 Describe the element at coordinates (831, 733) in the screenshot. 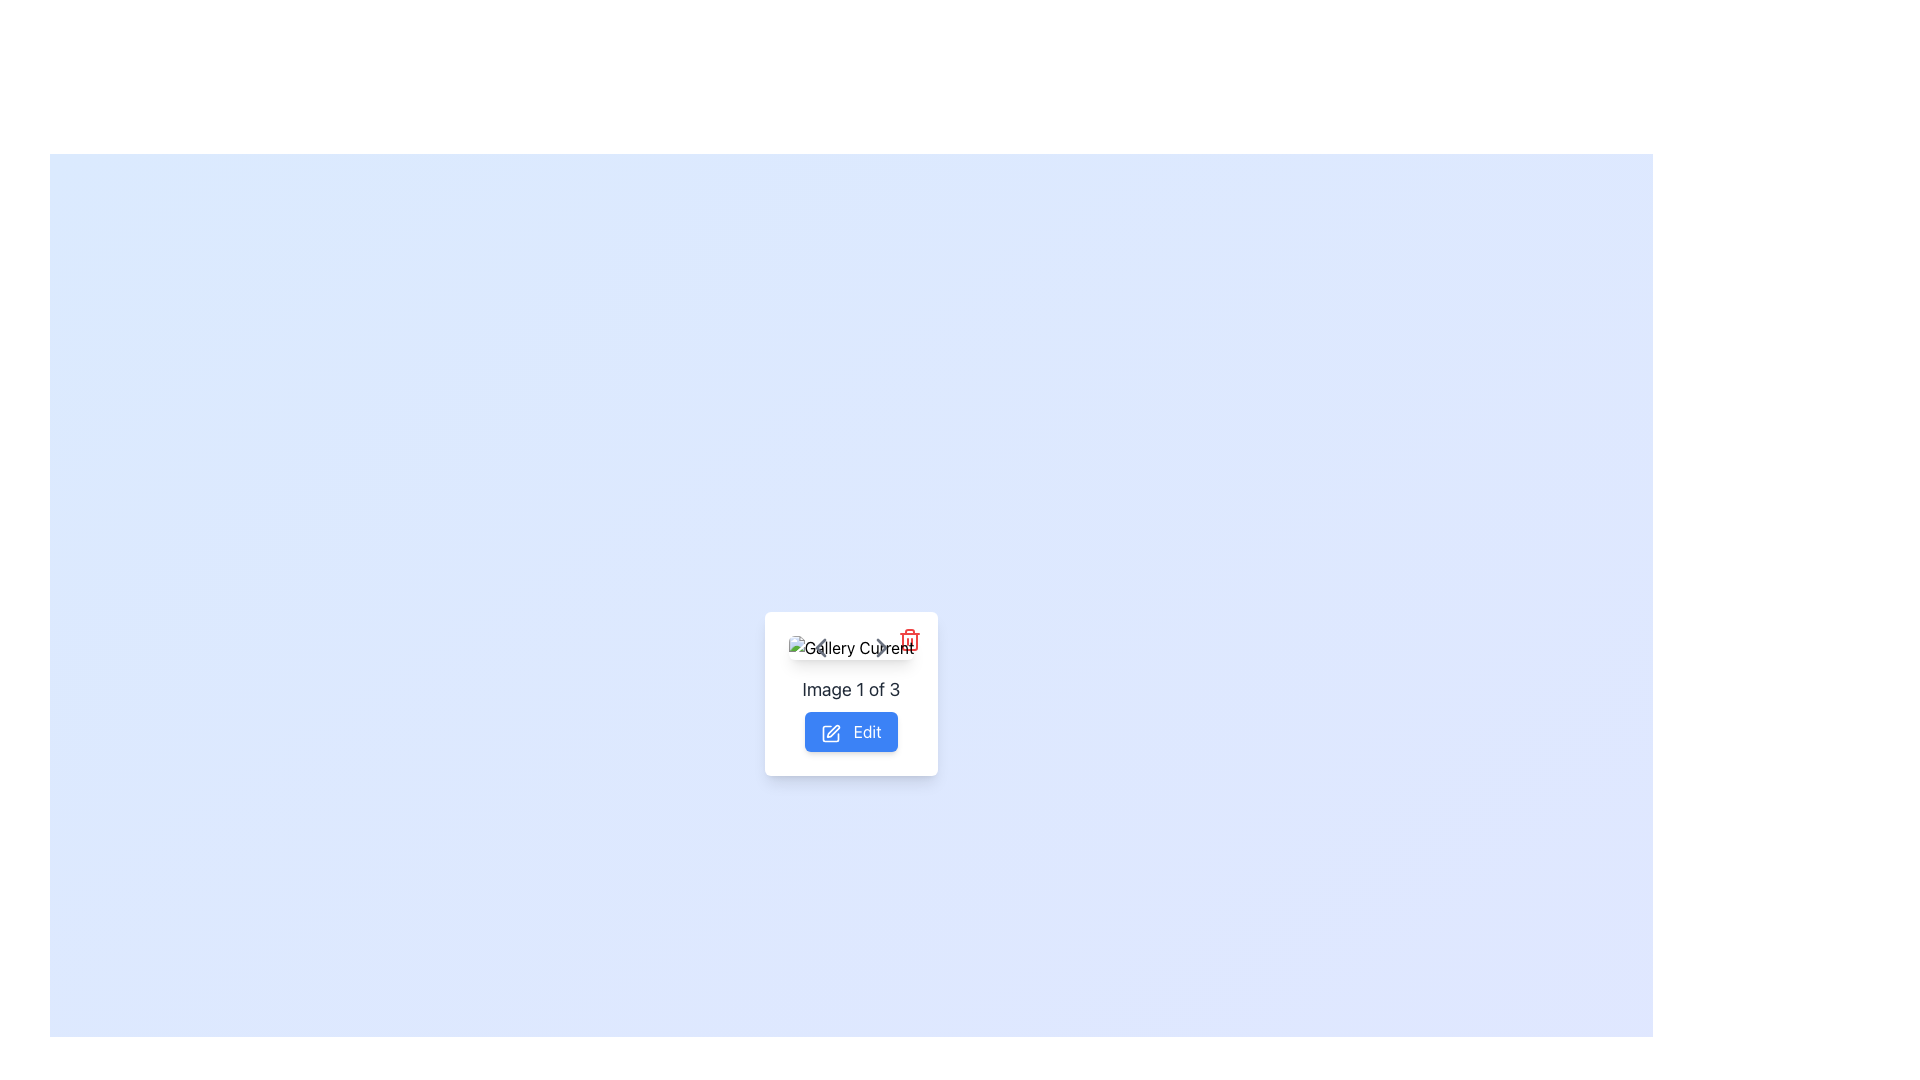

I see `the blue button labeled 'Edit' that contains a small square icon with a pen on the left side, located at the bottom of a card-like structure` at that location.